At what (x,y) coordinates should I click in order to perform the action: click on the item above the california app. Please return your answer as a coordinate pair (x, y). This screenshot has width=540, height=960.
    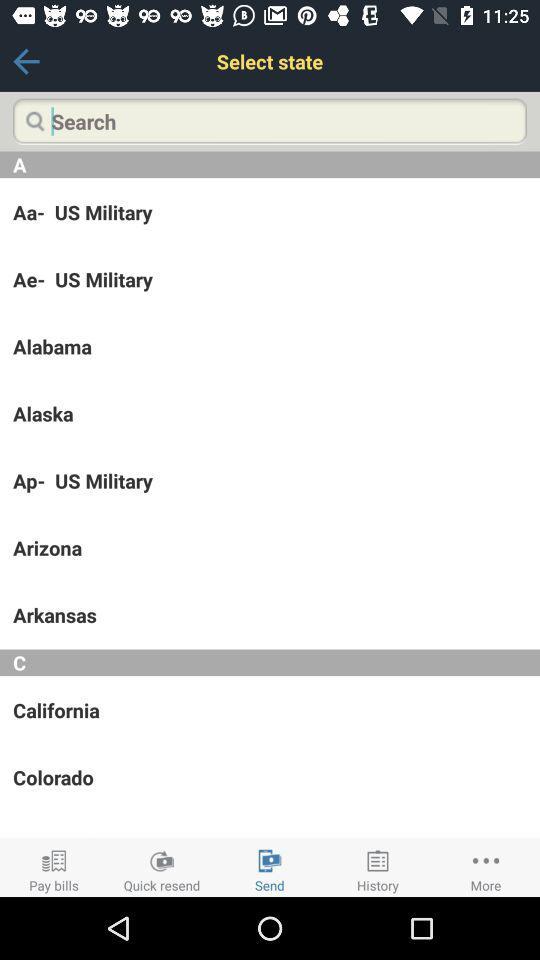
    Looking at the image, I should click on (270, 662).